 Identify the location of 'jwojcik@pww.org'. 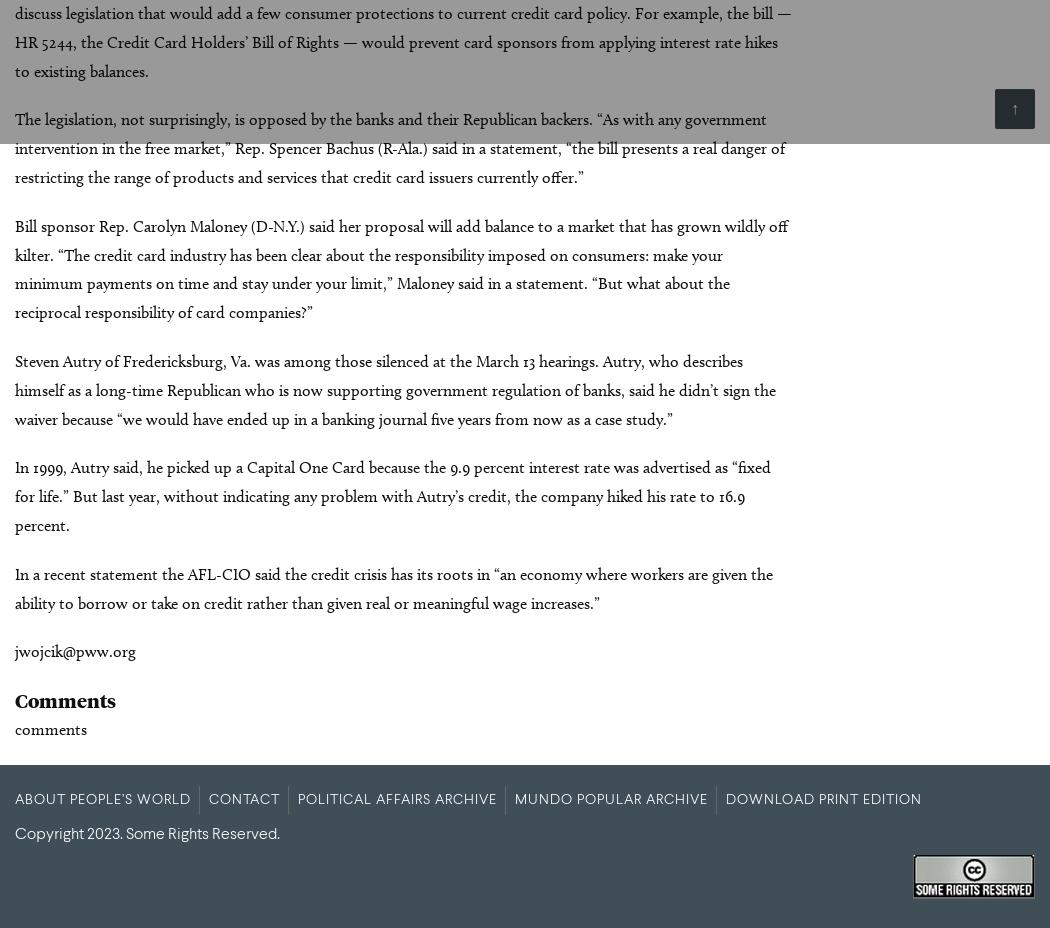
(15, 651).